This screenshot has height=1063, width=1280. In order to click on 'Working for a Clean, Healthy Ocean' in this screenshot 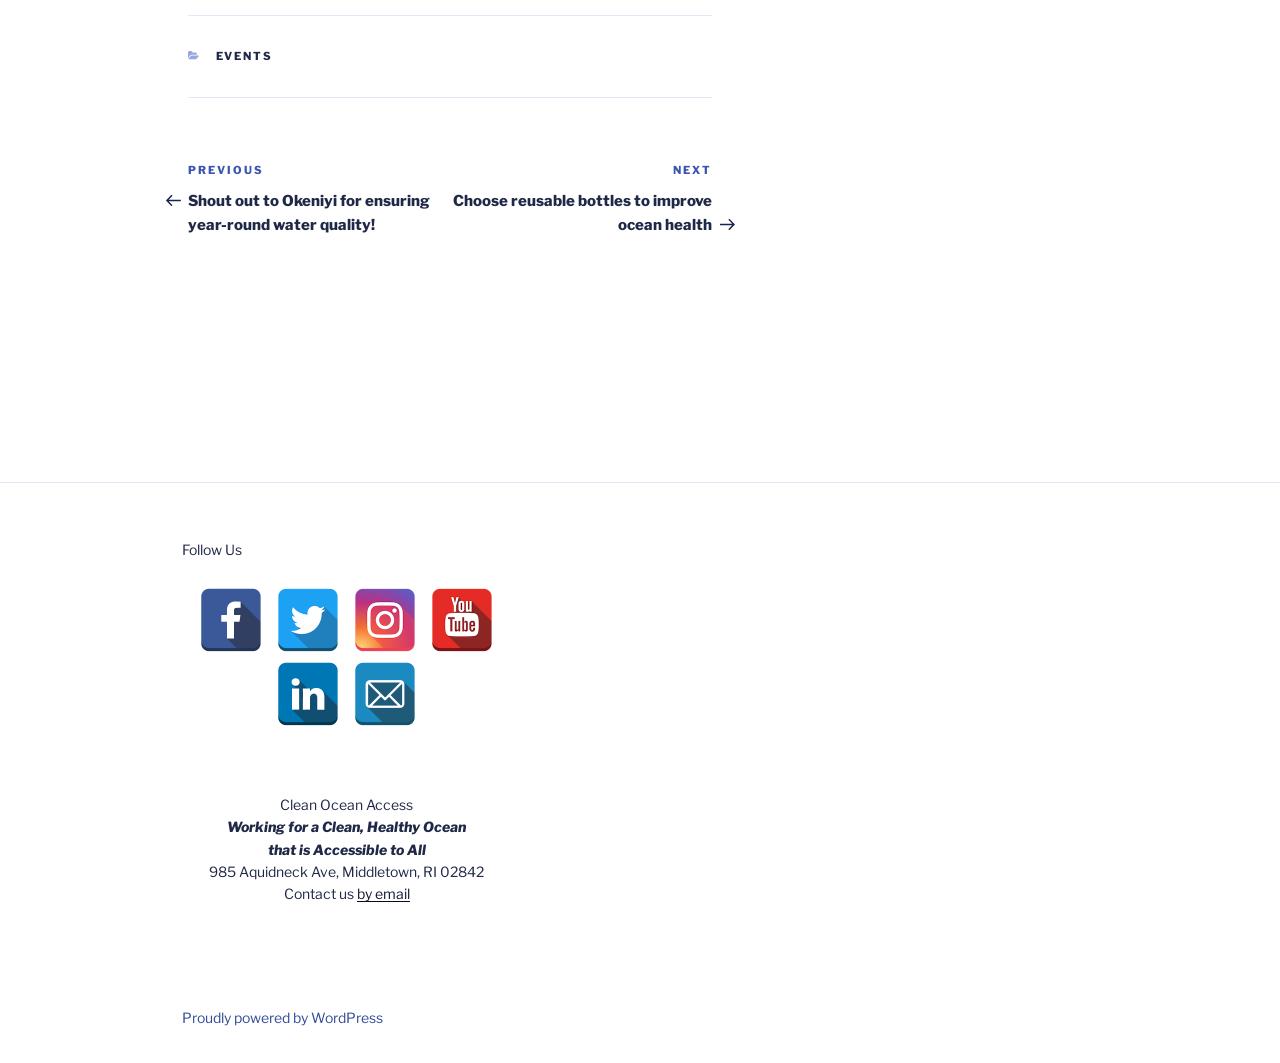, I will do `click(226, 825)`.